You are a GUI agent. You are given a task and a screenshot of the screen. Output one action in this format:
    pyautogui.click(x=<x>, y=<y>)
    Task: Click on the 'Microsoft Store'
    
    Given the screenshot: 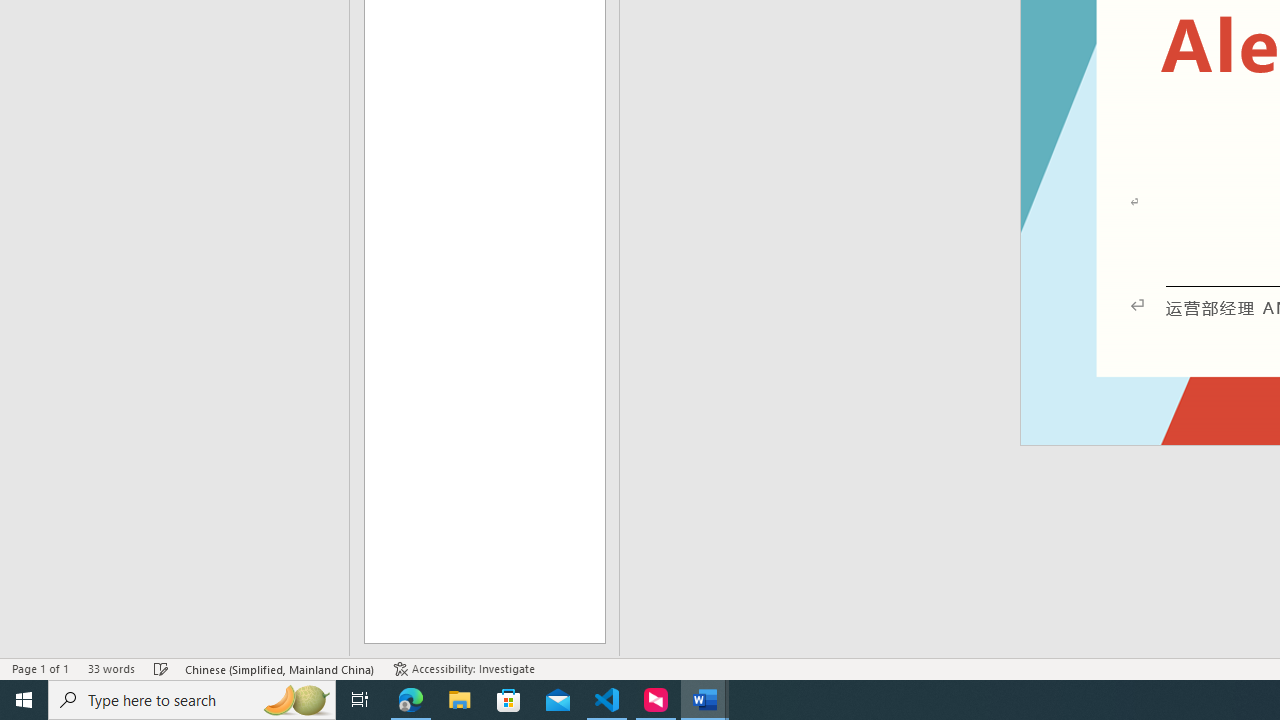 What is the action you would take?
    pyautogui.click(x=509, y=698)
    